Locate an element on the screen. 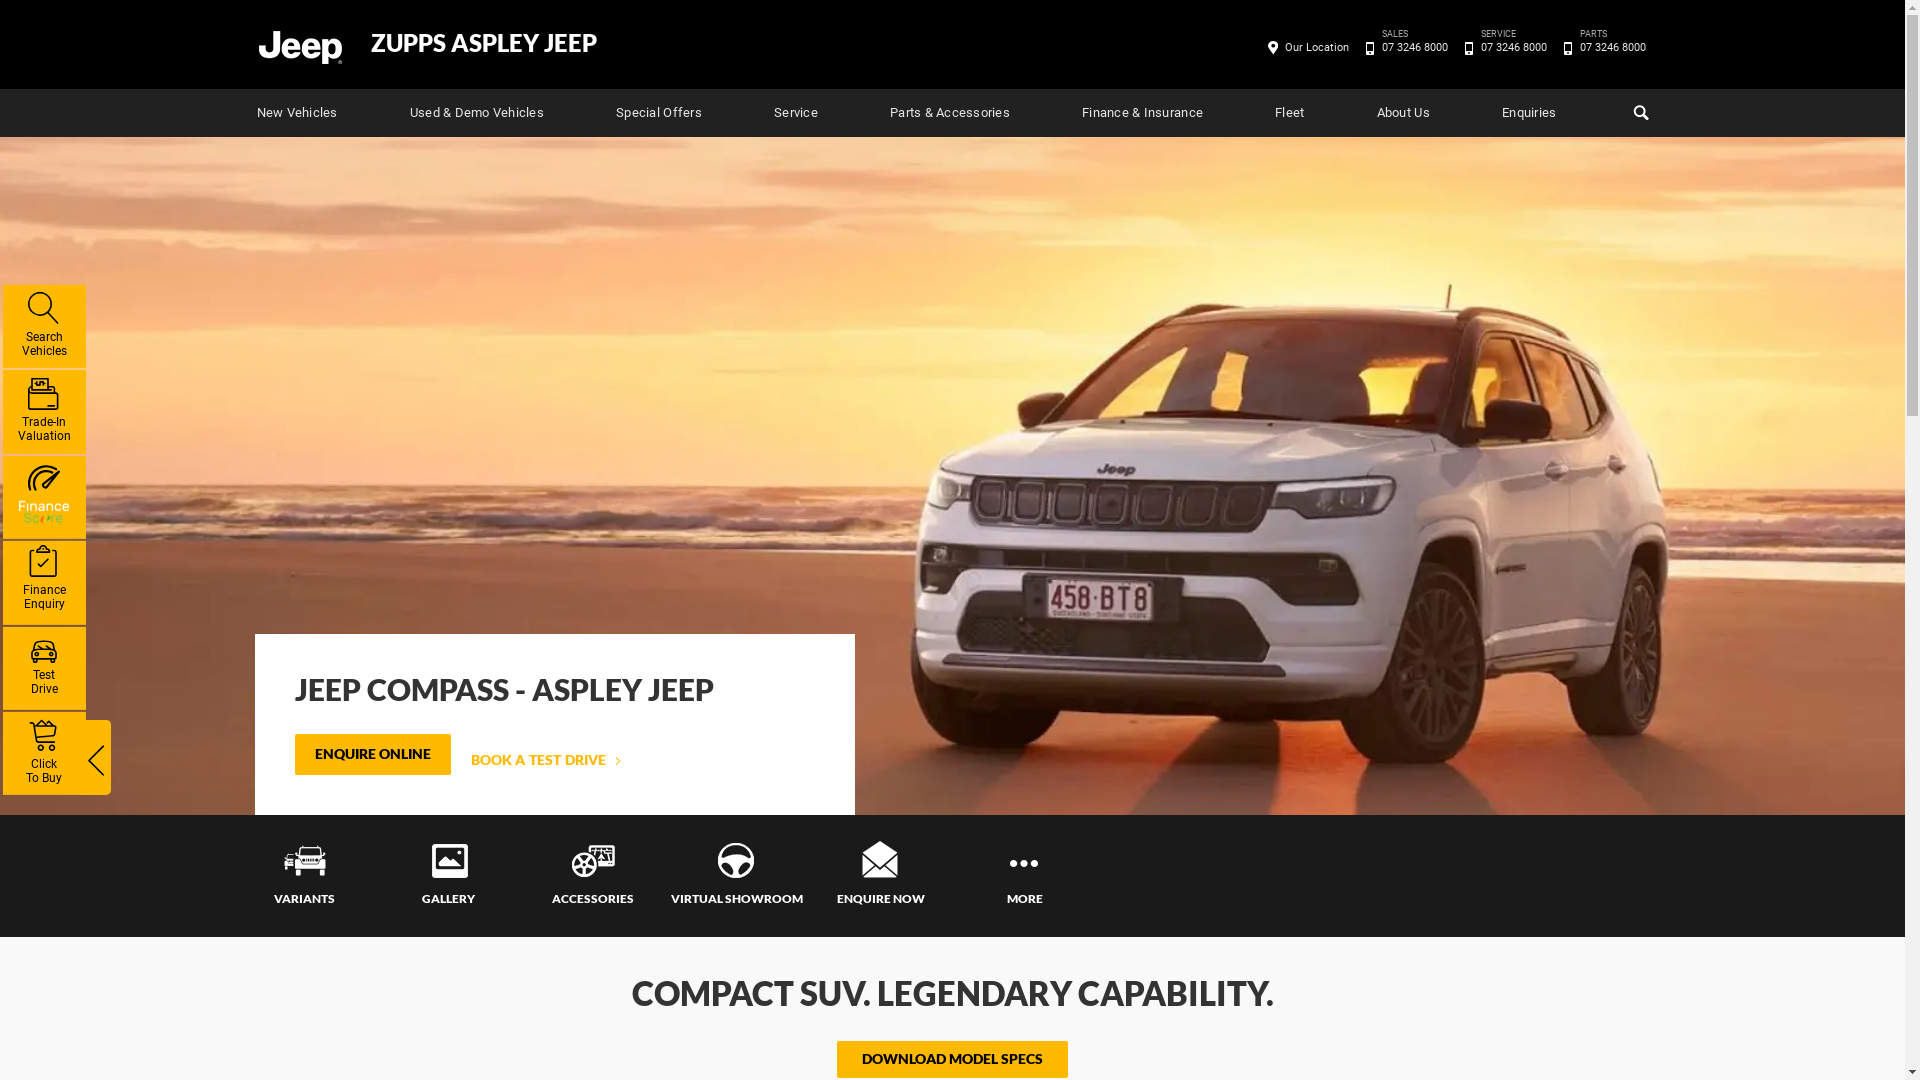 Image resolution: width=1920 pixels, height=1080 pixels. 'VARIANTS' is located at coordinates (302, 874).